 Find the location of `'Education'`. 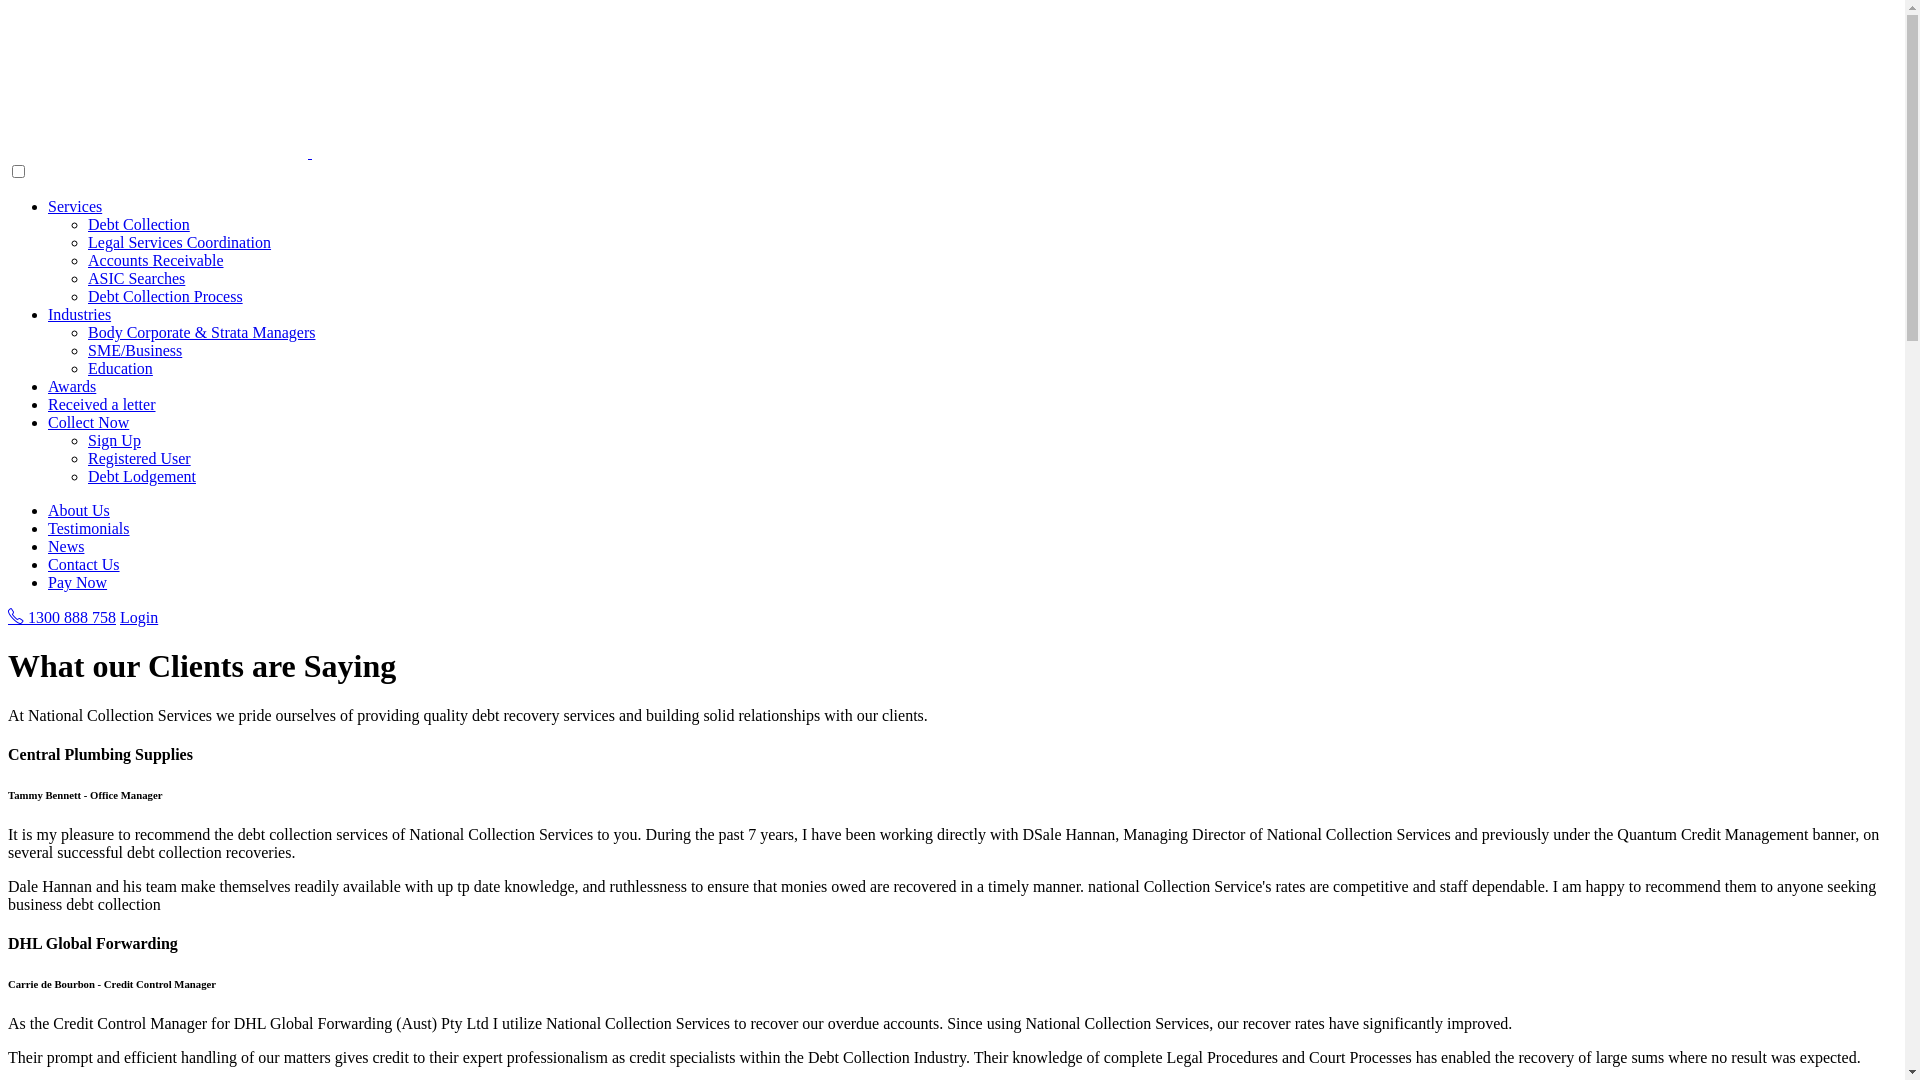

'Education' is located at coordinates (119, 368).